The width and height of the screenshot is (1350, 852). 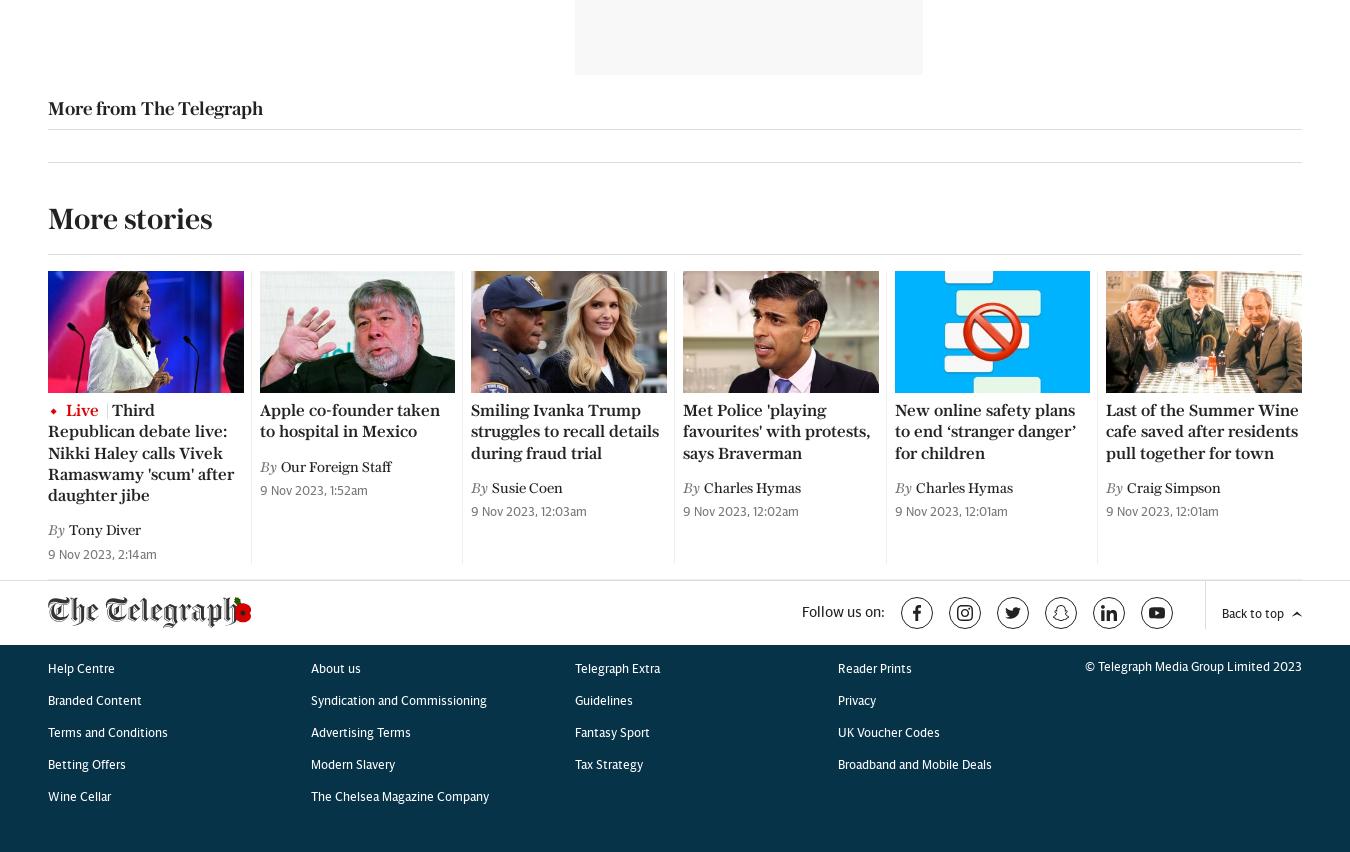 I want to click on 'Guidelines', so click(x=574, y=145).